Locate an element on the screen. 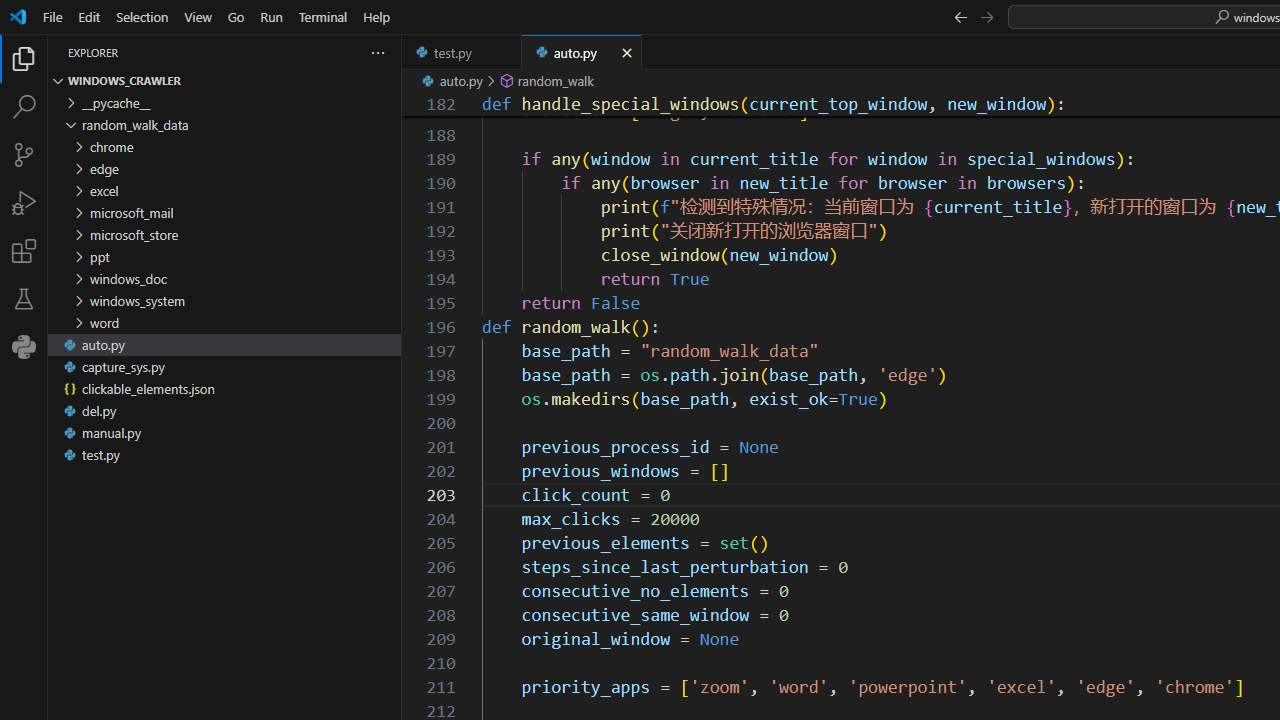 This screenshot has height=720, width=1280. 'Run and Debug (Ctrl+Shift+D)' is located at coordinates (24, 203).